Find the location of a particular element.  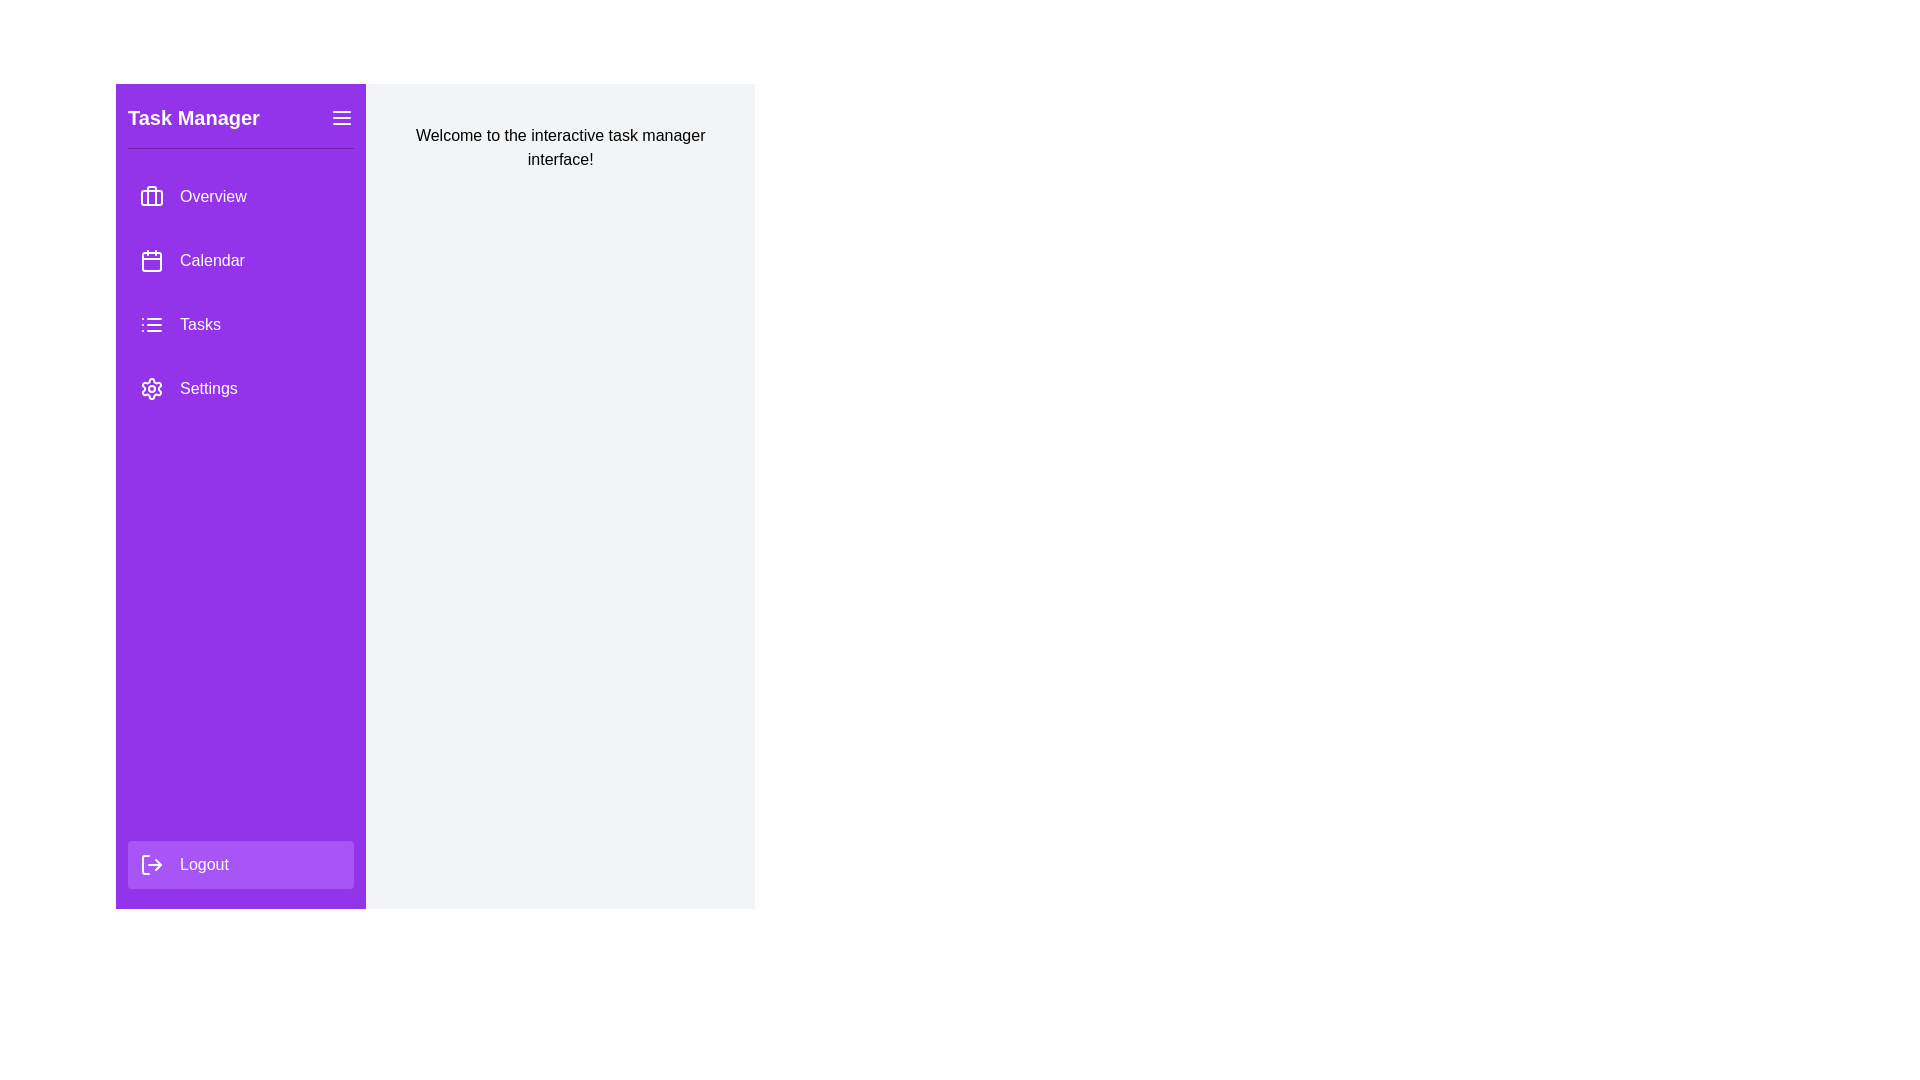

the menu button in the header of the drawer to toggle its visibility is located at coordinates (341, 118).